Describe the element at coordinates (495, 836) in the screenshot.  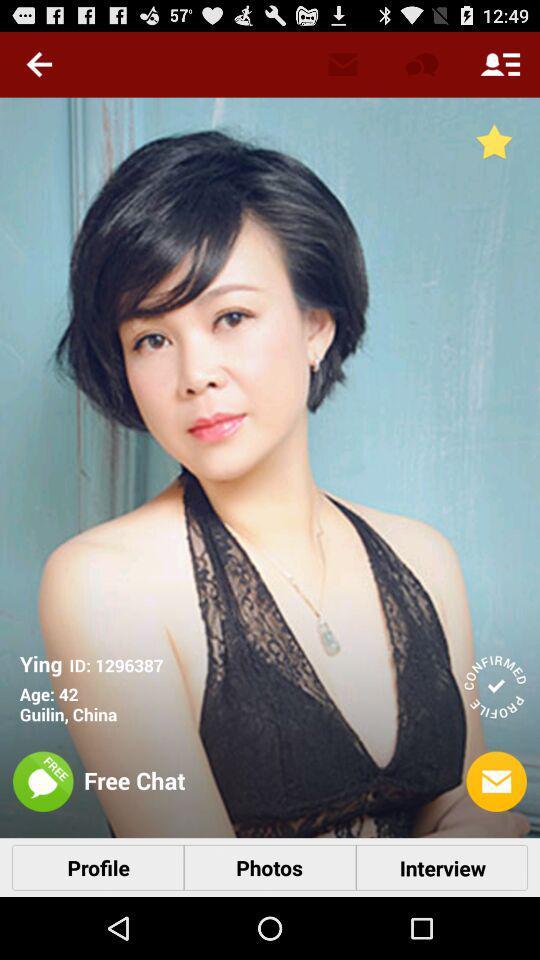
I see `the email icon` at that location.